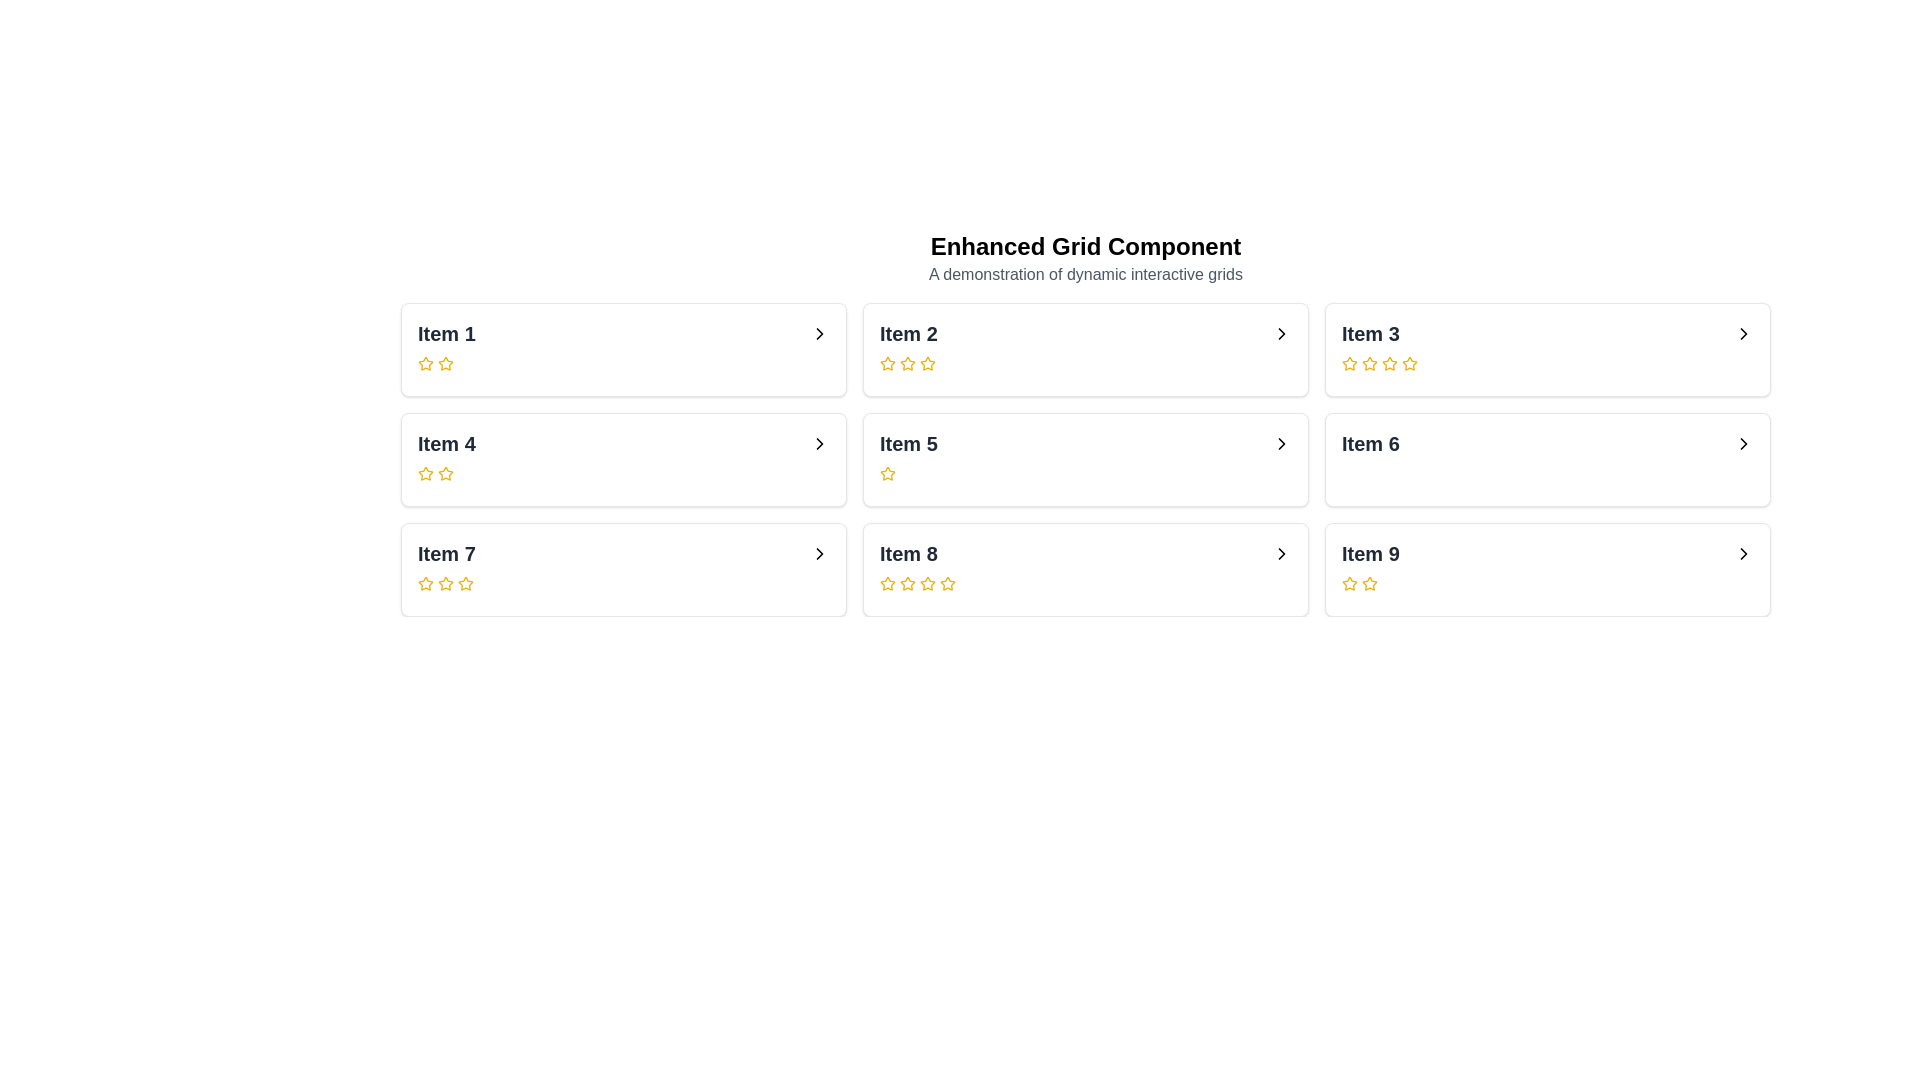  What do you see at coordinates (947, 583) in the screenshot?
I see `the third star of the rating system for Item 8` at bounding box center [947, 583].